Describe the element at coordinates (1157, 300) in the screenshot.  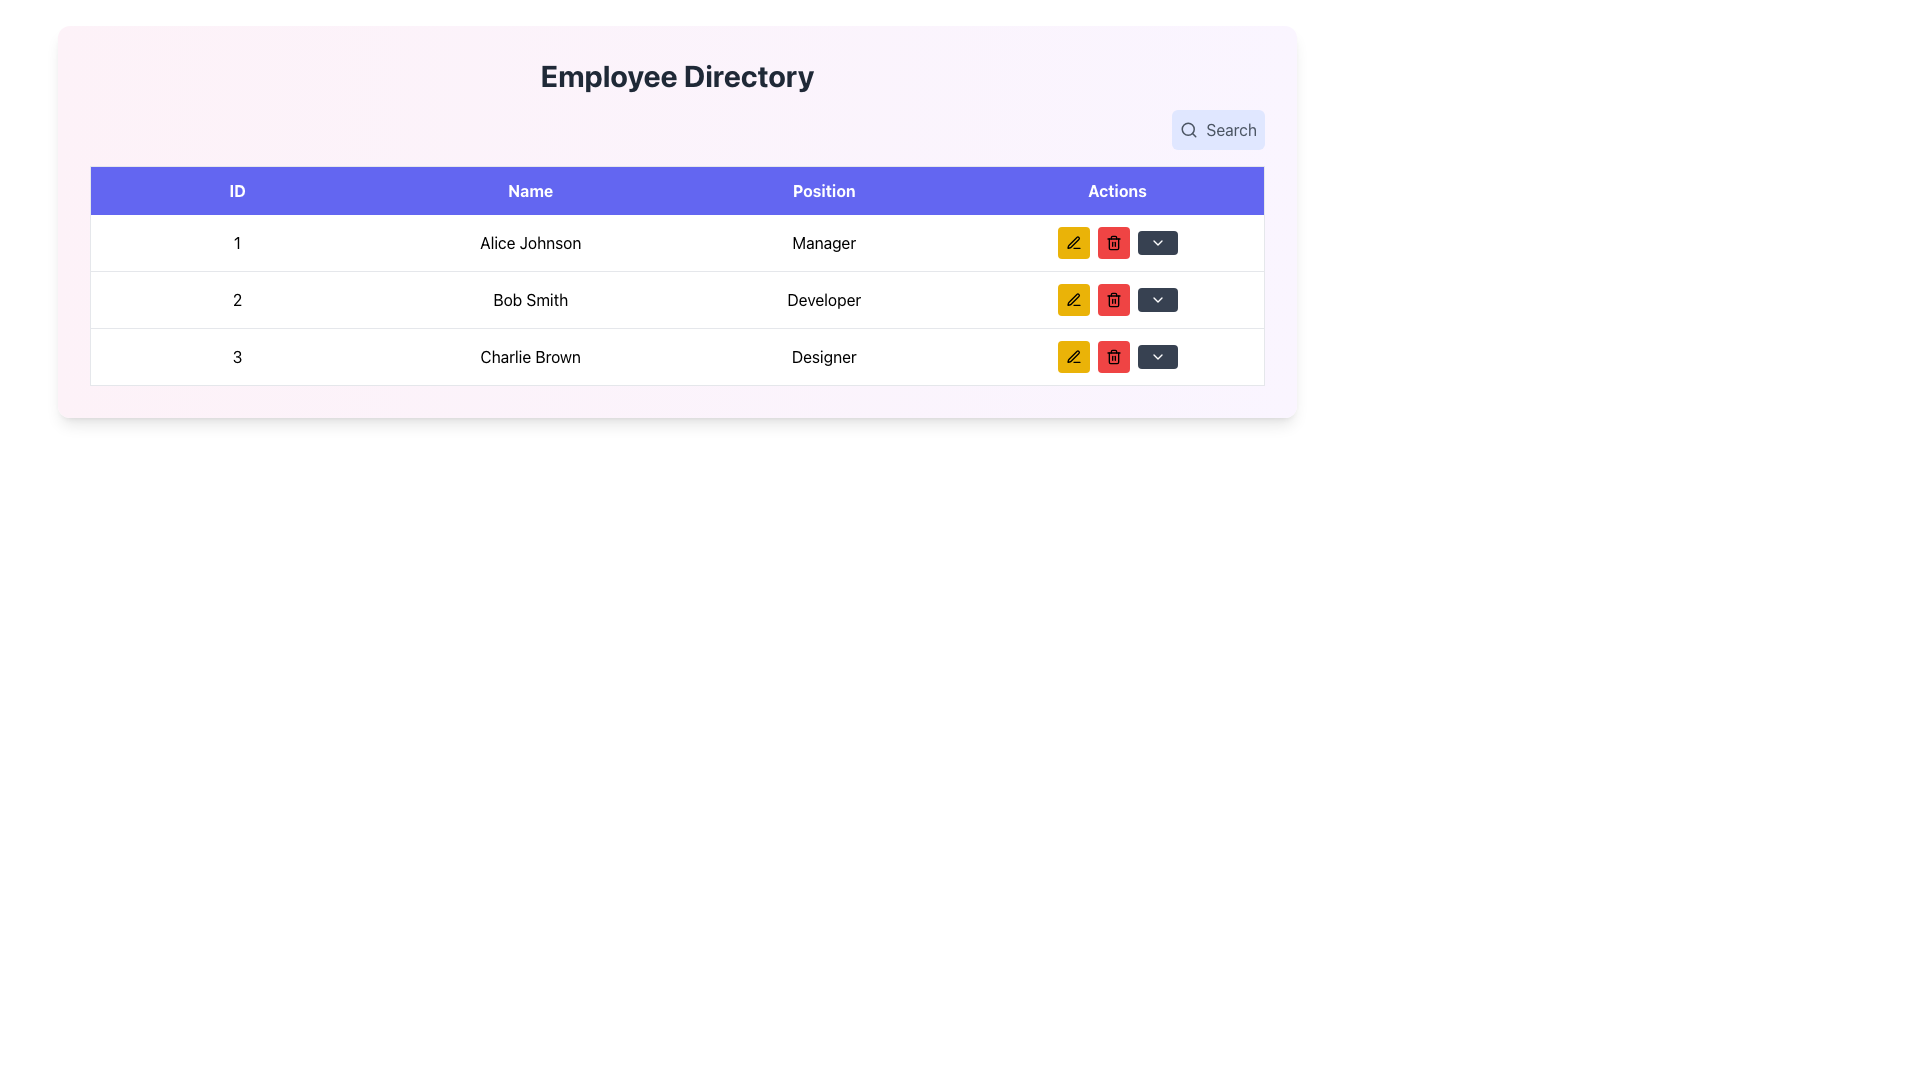
I see `the small rectangular button with rounded corners and a dark gray background, which has a white downward-facing chevron icon, located in the 'Actions' column of the second row of the employee directory table` at that location.